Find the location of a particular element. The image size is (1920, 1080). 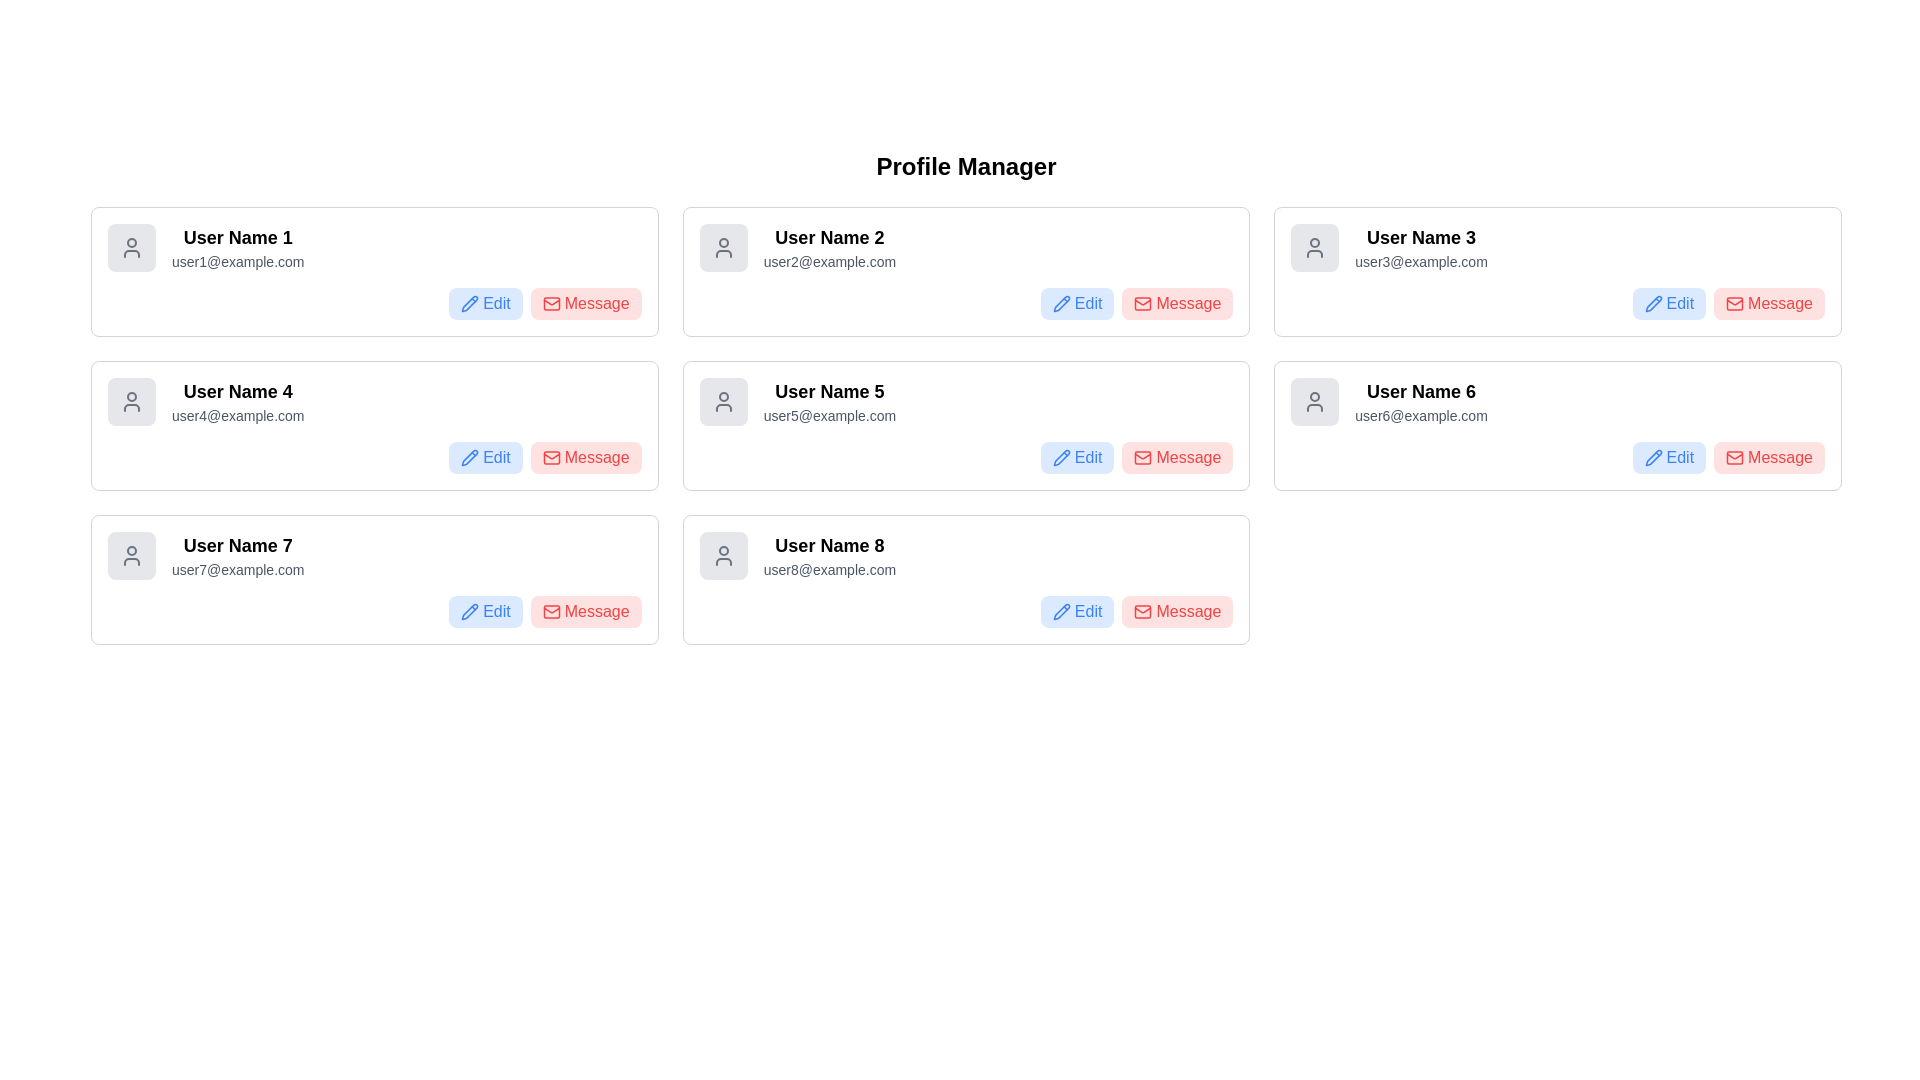

the text display element that shows the user's name and email address is located at coordinates (829, 555).